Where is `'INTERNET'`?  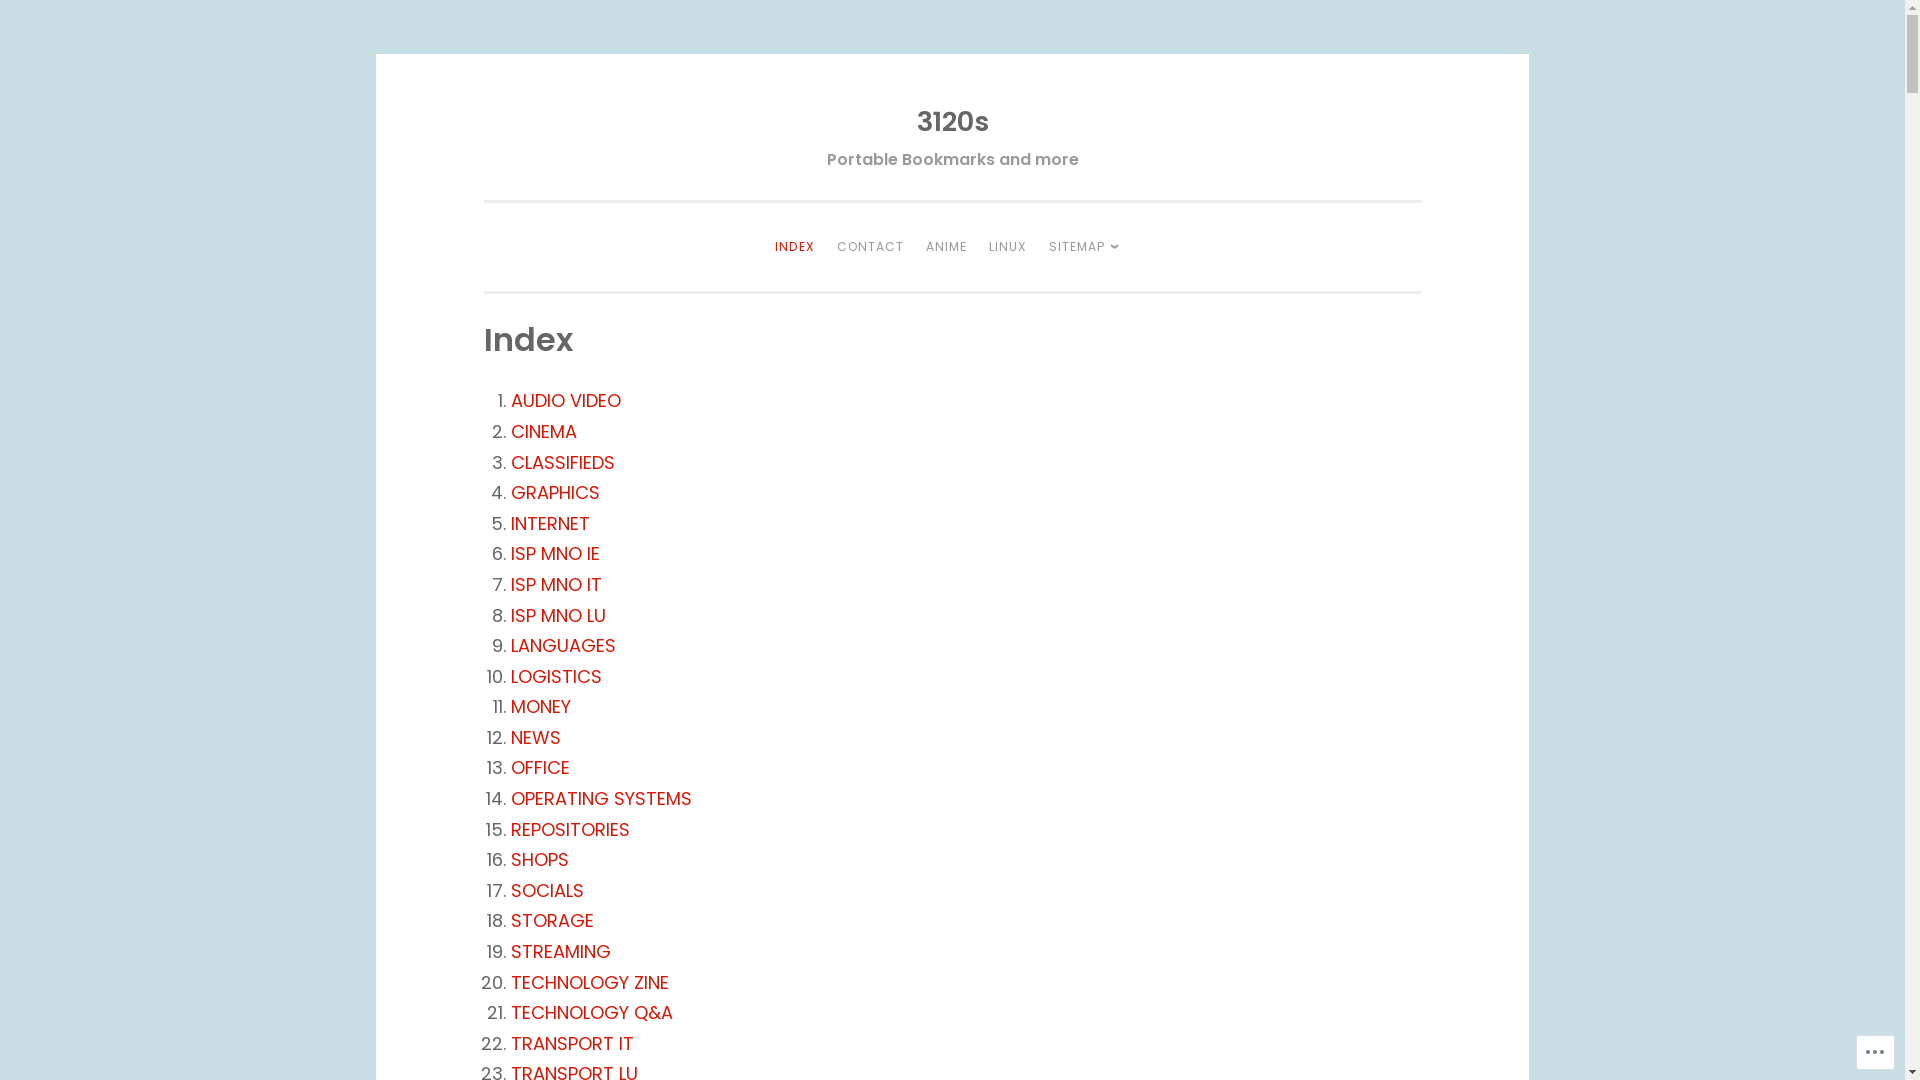
'INTERNET' is located at coordinates (550, 522).